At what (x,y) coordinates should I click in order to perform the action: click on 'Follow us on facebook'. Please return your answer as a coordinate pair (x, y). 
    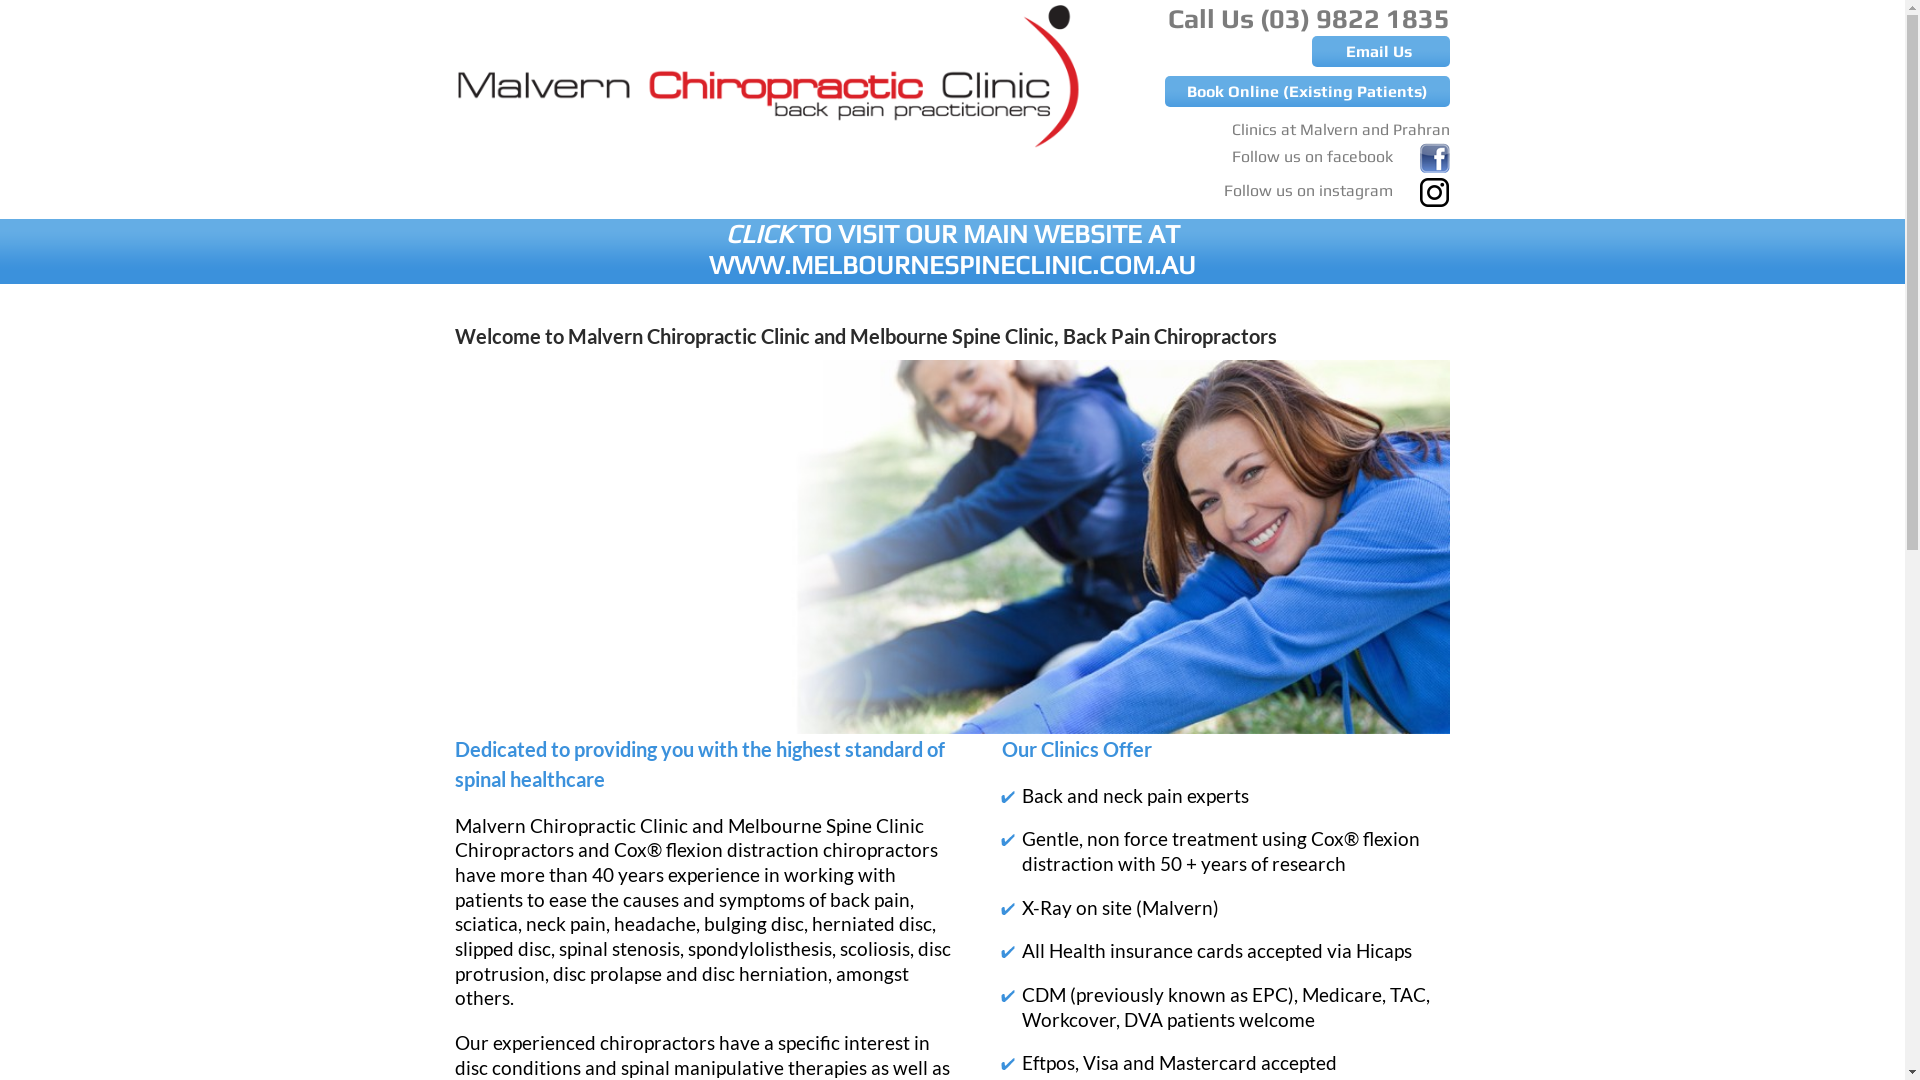
    Looking at the image, I should click on (1231, 151).